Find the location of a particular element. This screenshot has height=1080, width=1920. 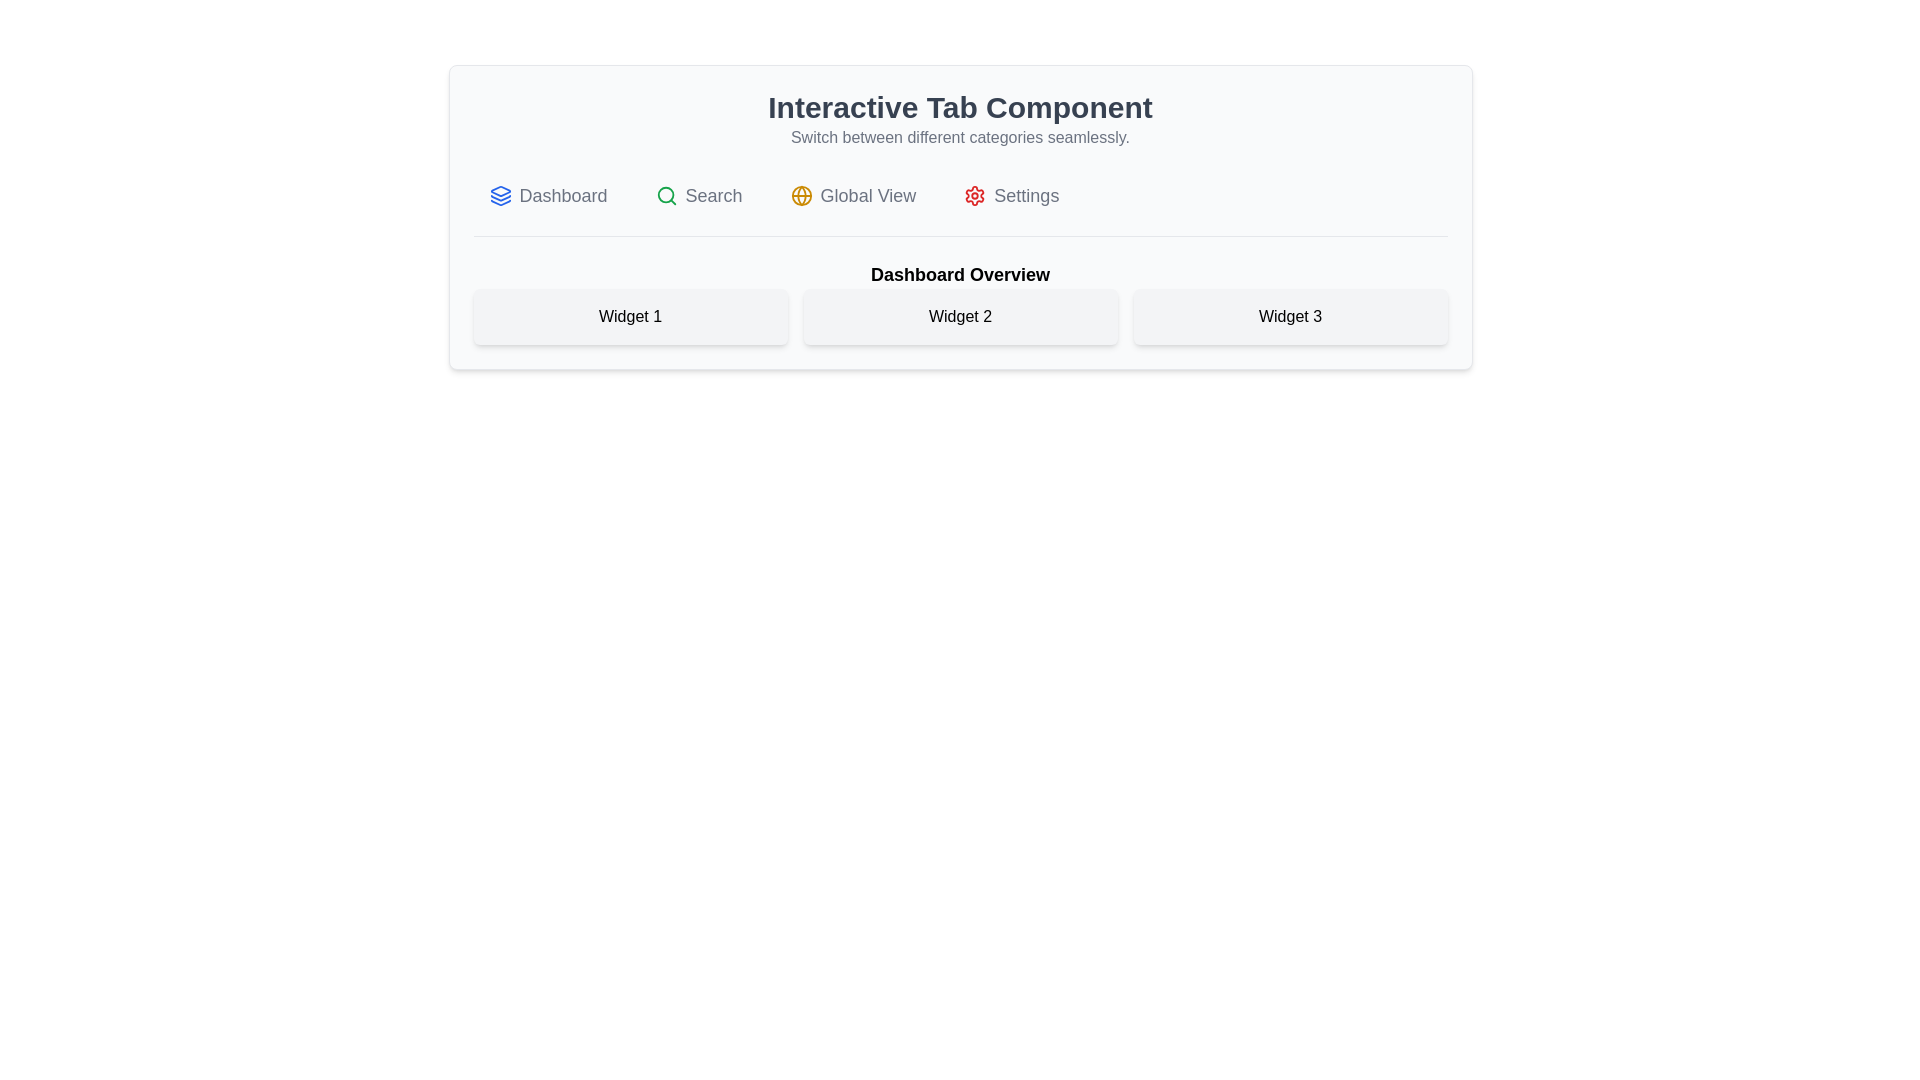

the visual representation of the red gear icon located within the 'Settings' button in the top navigation bar, positioned between the 'Global View' button and the 'Settings' label text is located at coordinates (975, 196).